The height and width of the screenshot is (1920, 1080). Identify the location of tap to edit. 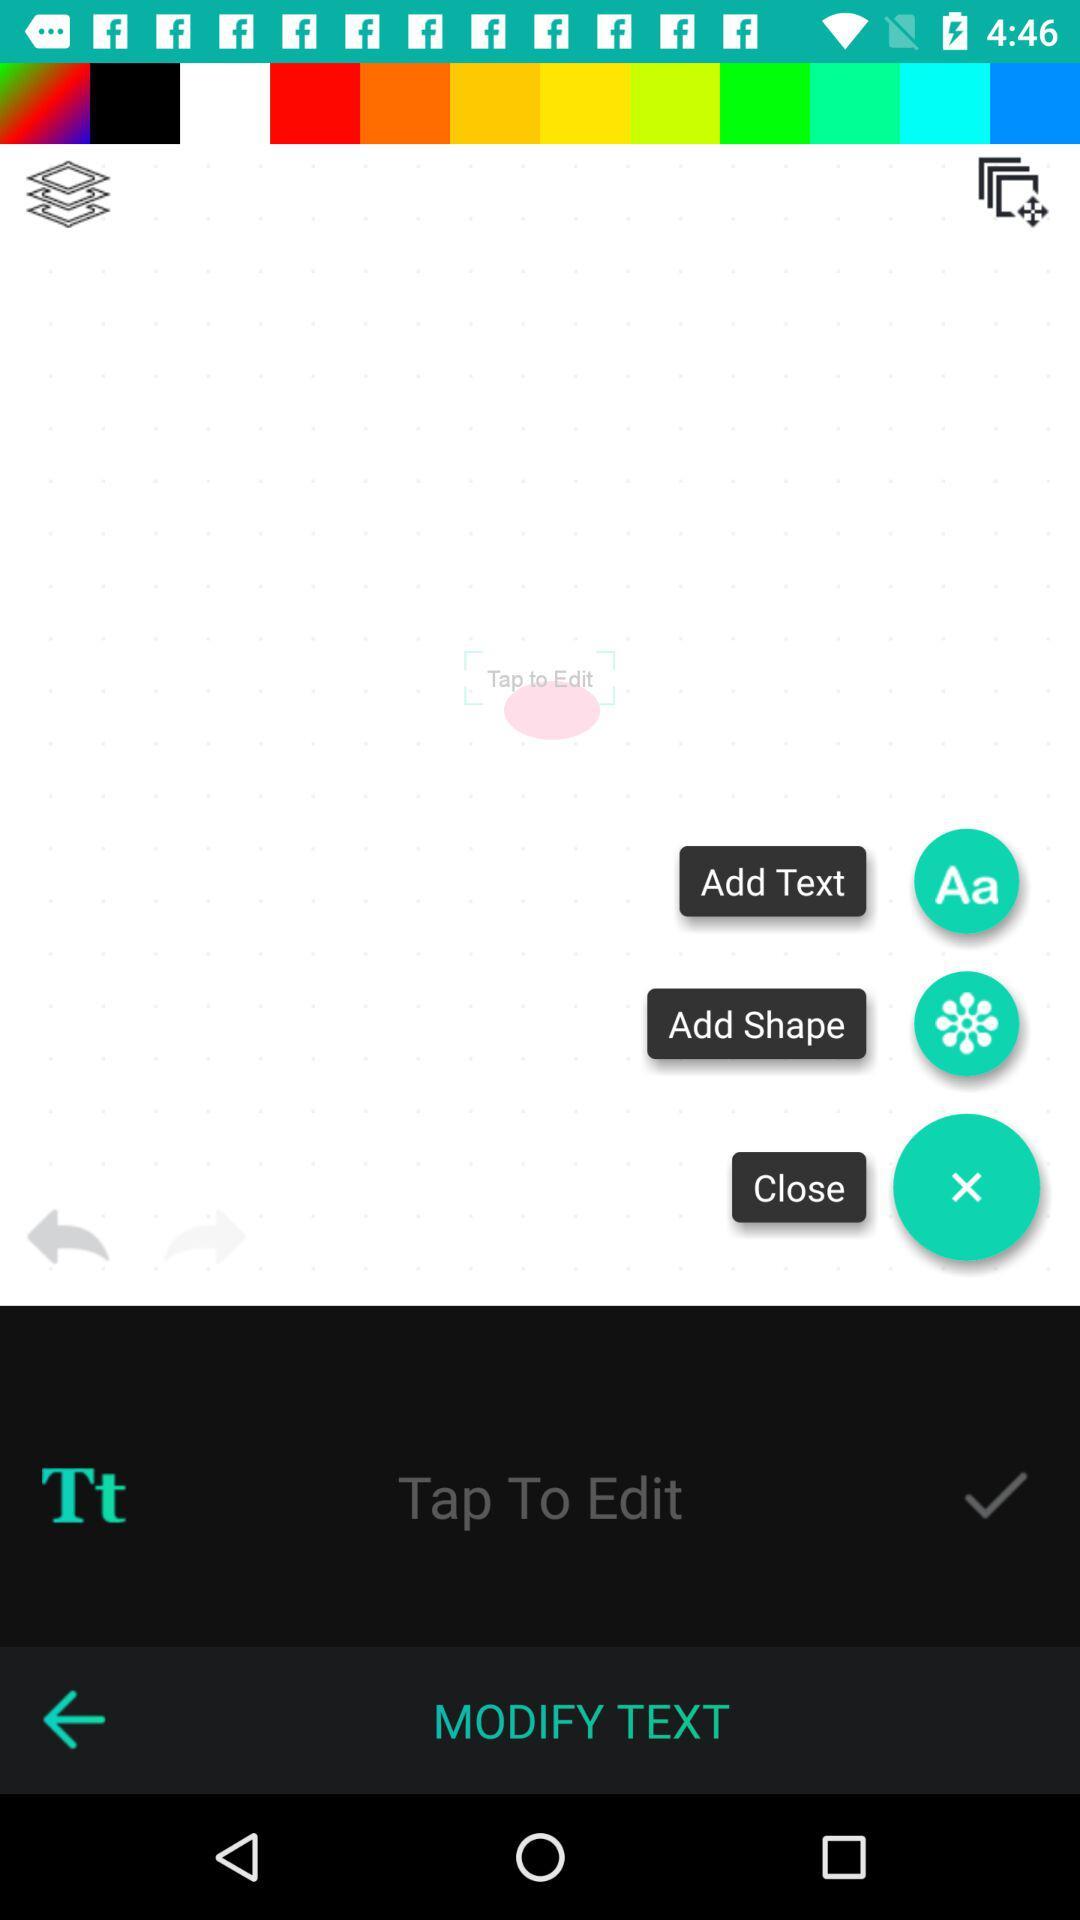
(540, 1495).